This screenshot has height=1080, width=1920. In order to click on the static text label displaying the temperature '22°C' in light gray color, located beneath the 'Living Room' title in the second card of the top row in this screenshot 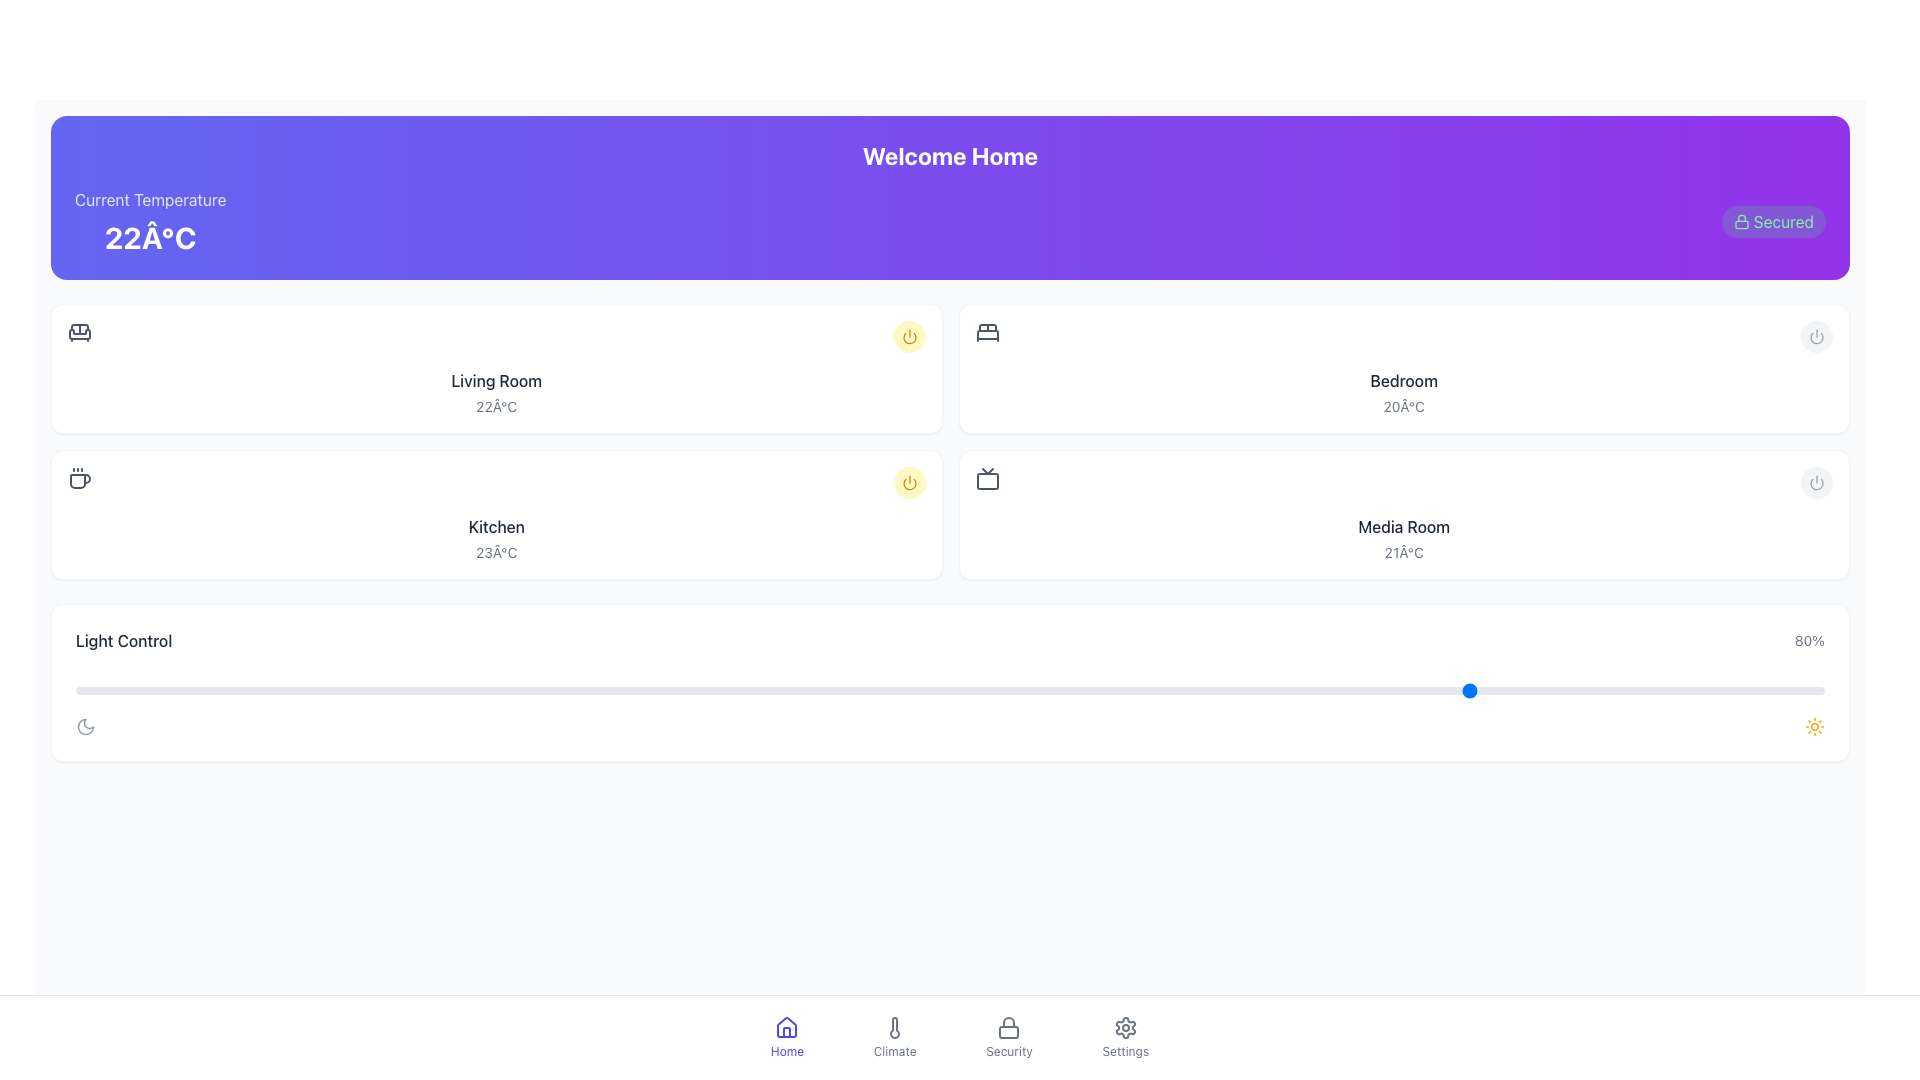, I will do `click(496, 406)`.